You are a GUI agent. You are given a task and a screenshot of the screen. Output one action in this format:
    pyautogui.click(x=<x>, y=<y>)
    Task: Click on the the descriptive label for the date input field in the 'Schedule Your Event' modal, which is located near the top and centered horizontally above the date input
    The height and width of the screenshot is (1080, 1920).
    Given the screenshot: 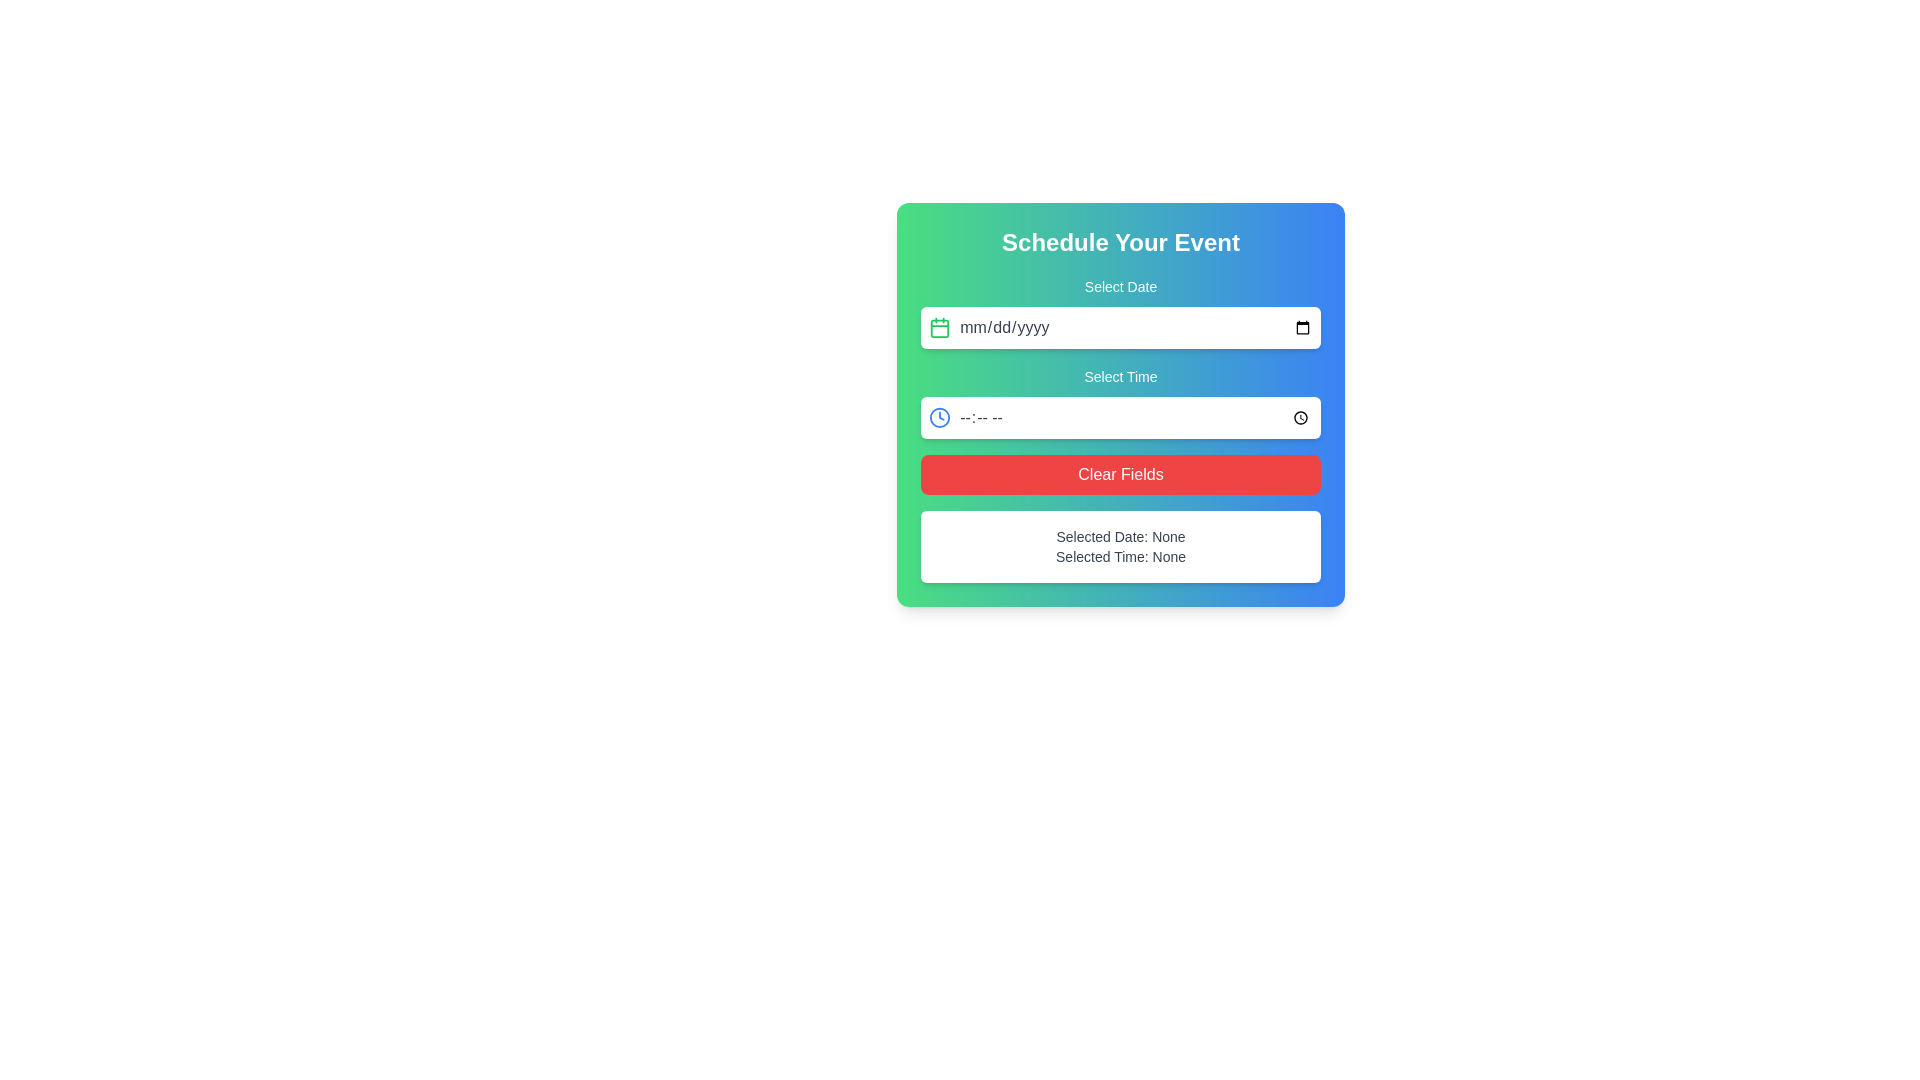 What is the action you would take?
    pyautogui.click(x=1121, y=286)
    